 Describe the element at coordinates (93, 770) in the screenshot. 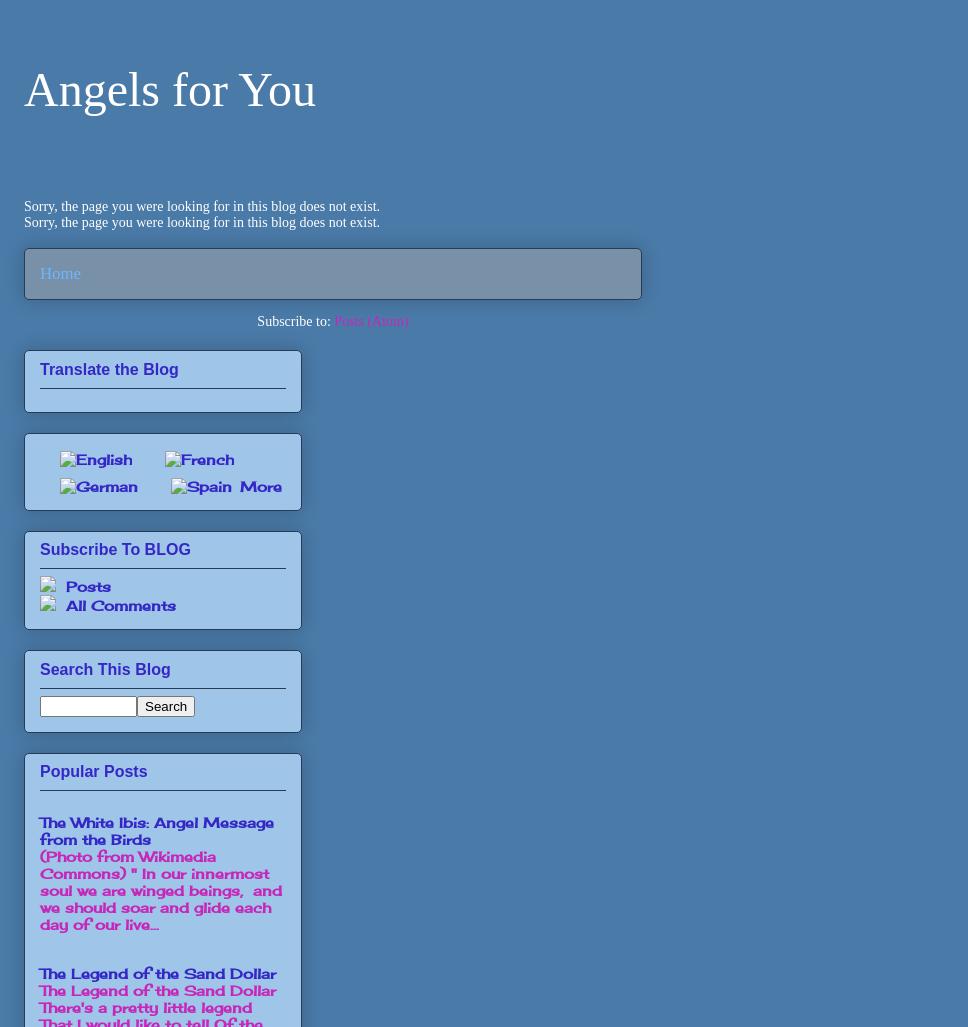

I see `'Popular Posts'` at that location.